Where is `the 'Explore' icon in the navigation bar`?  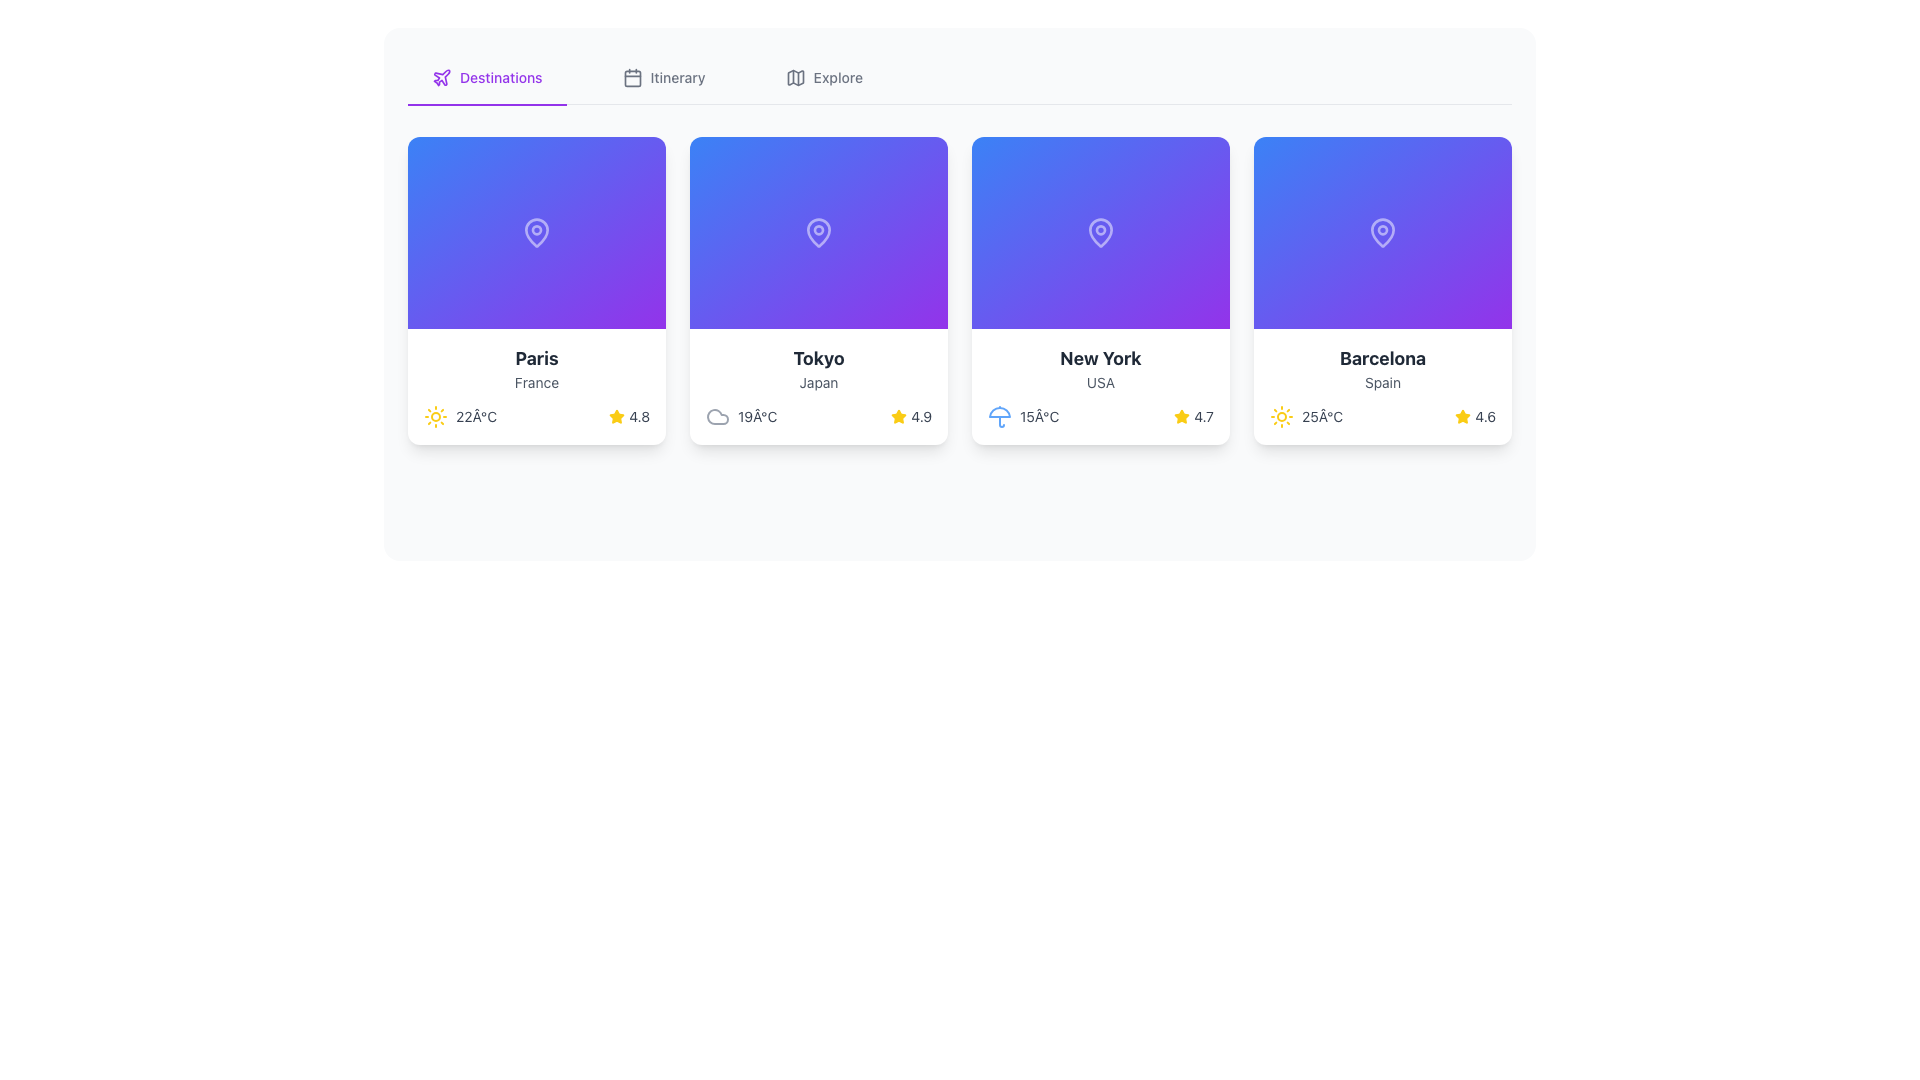
the 'Explore' icon in the navigation bar is located at coordinates (794, 76).